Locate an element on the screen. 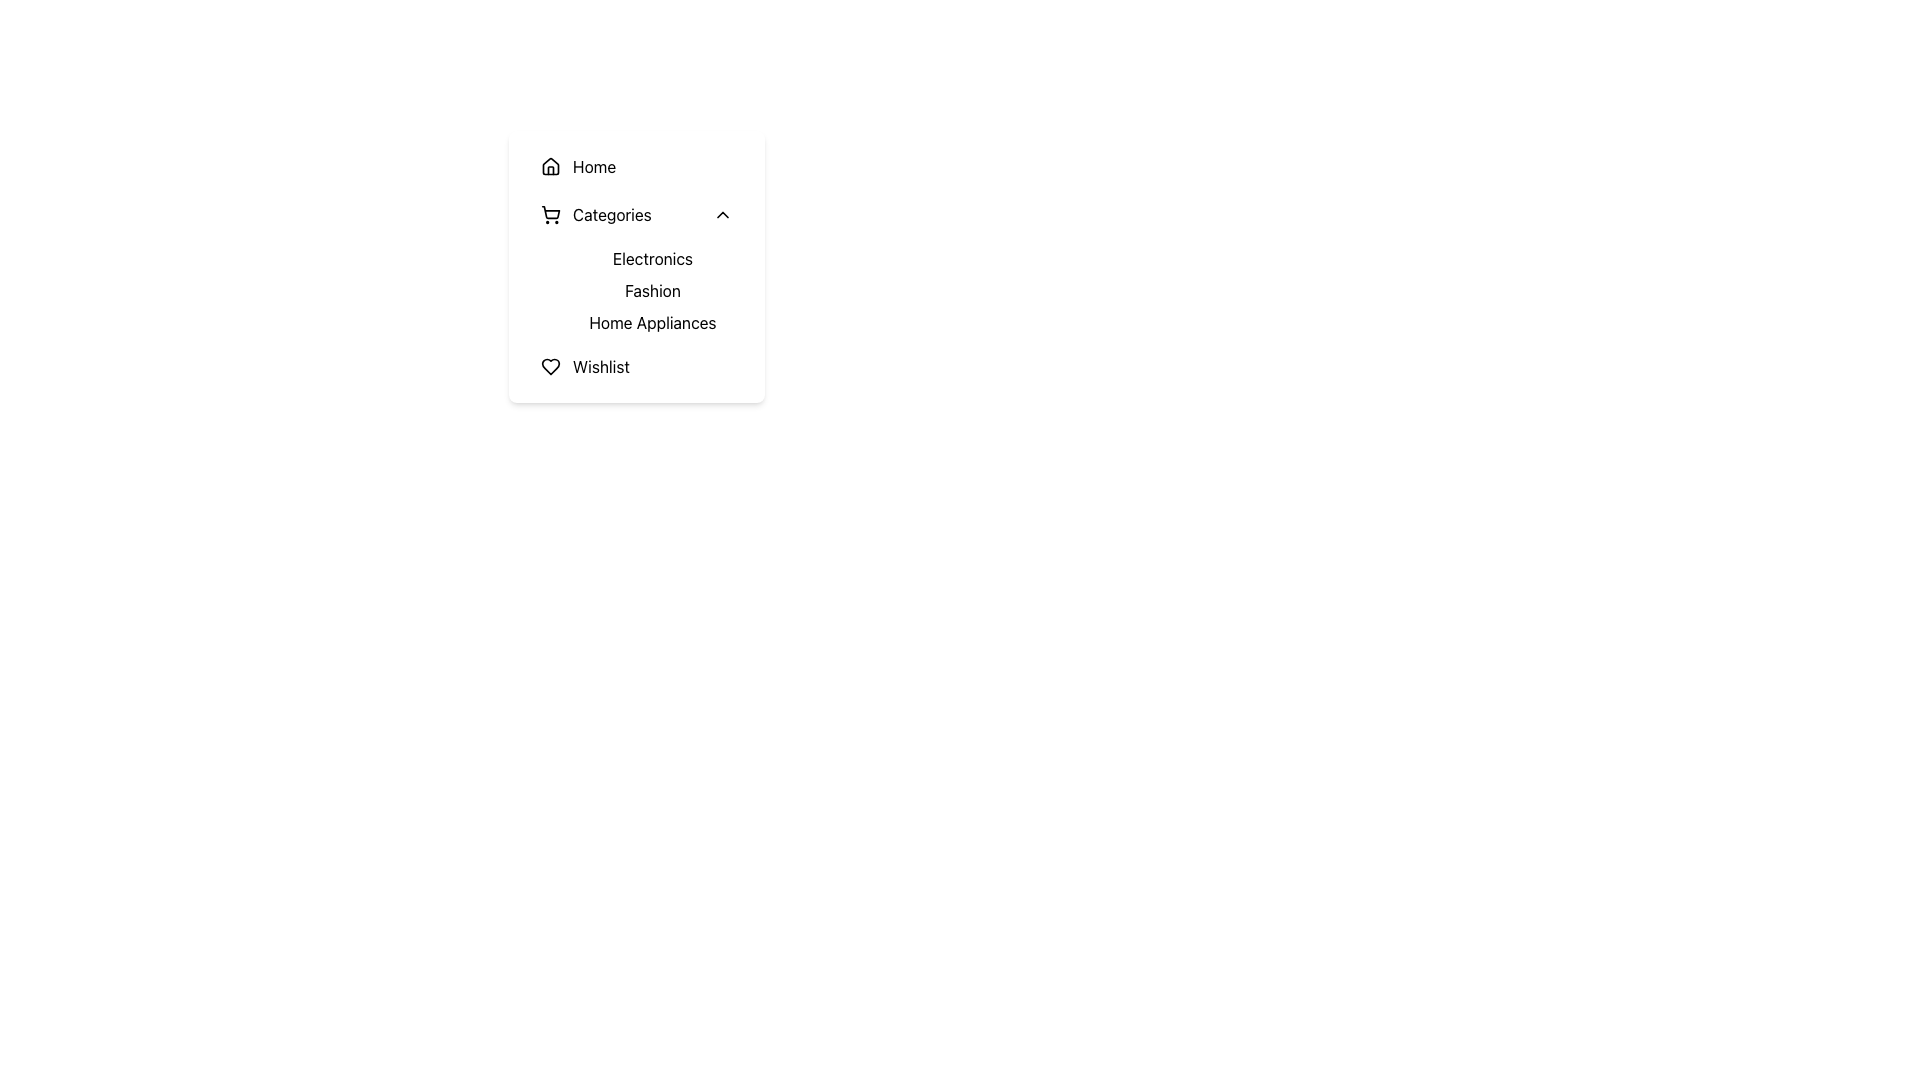  the 'Fashion' link in the Hyperlinked menu list located under the 'Categories' section is located at coordinates (652, 290).